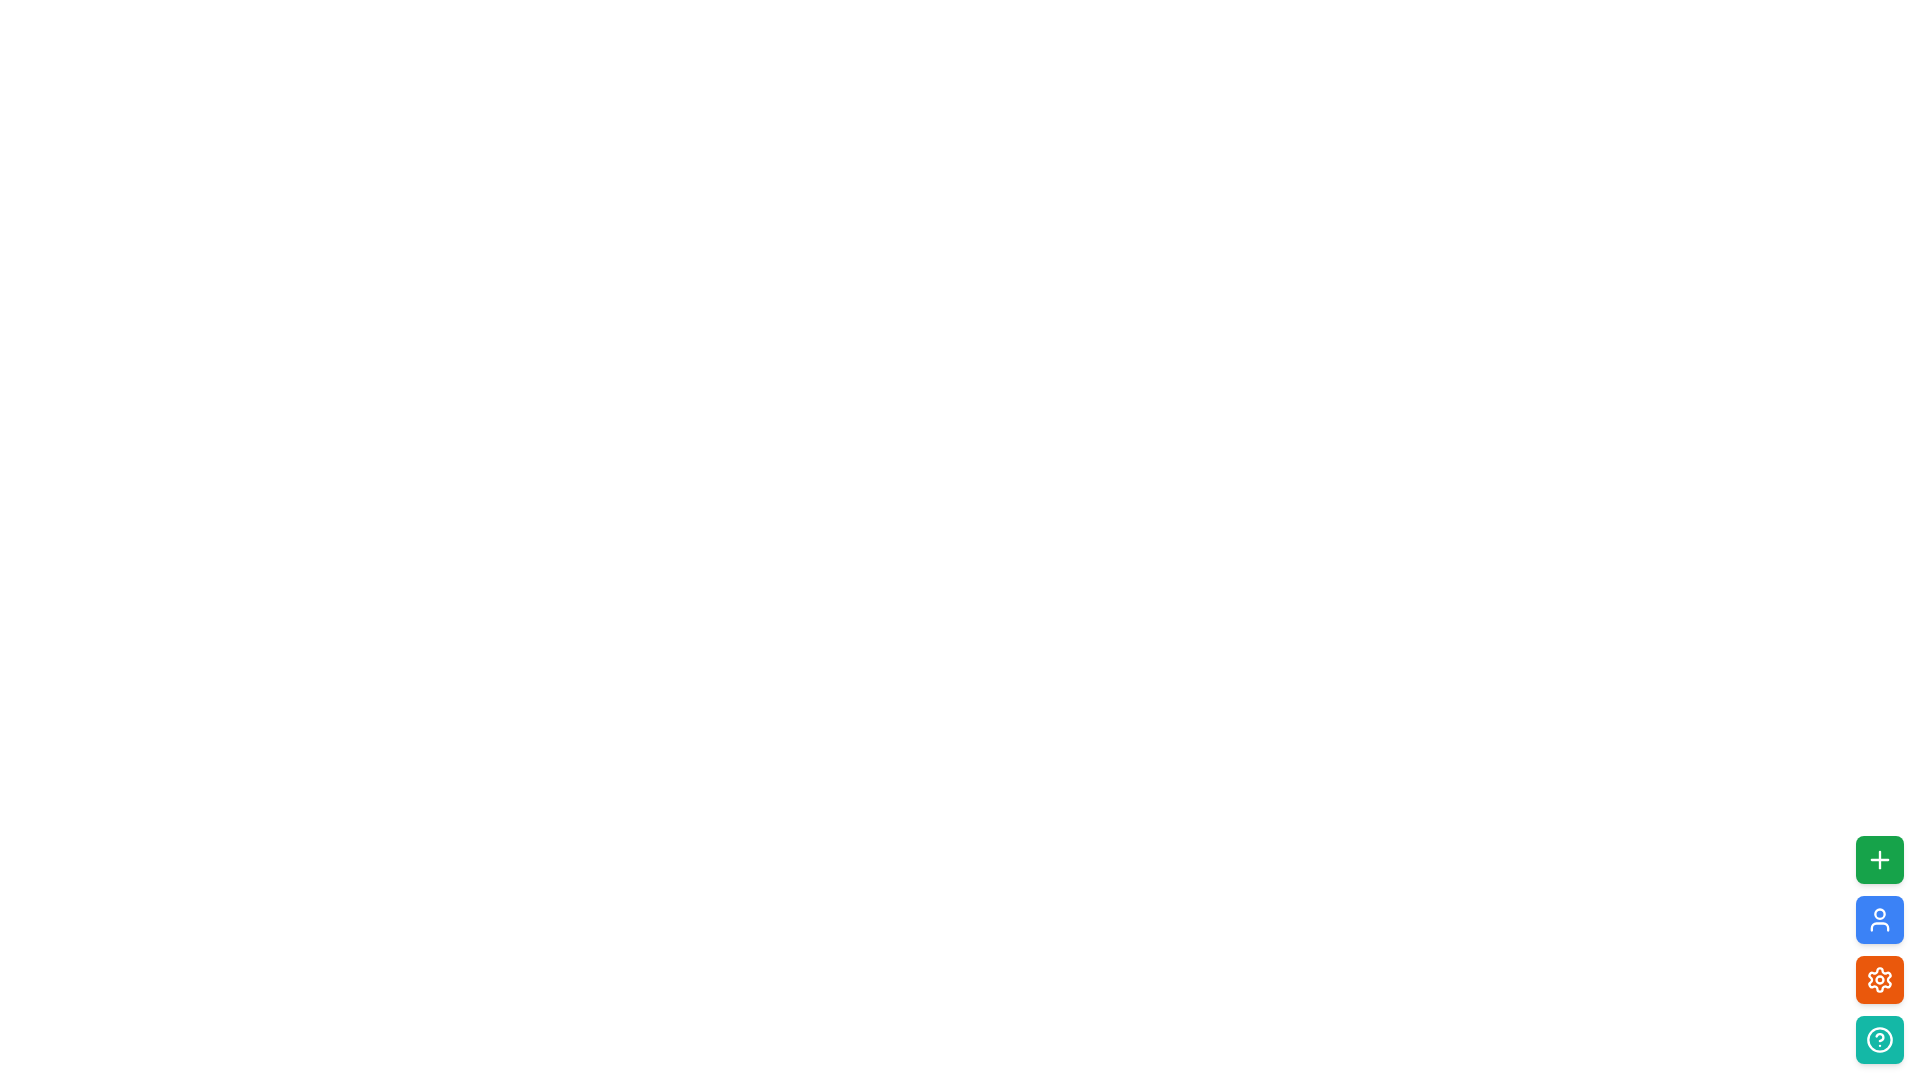 The height and width of the screenshot is (1080, 1920). What do you see at coordinates (1879, 1039) in the screenshot?
I see `the circular teal button with a white question mark inside, located beneath the orange Settings button` at bounding box center [1879, 1039].